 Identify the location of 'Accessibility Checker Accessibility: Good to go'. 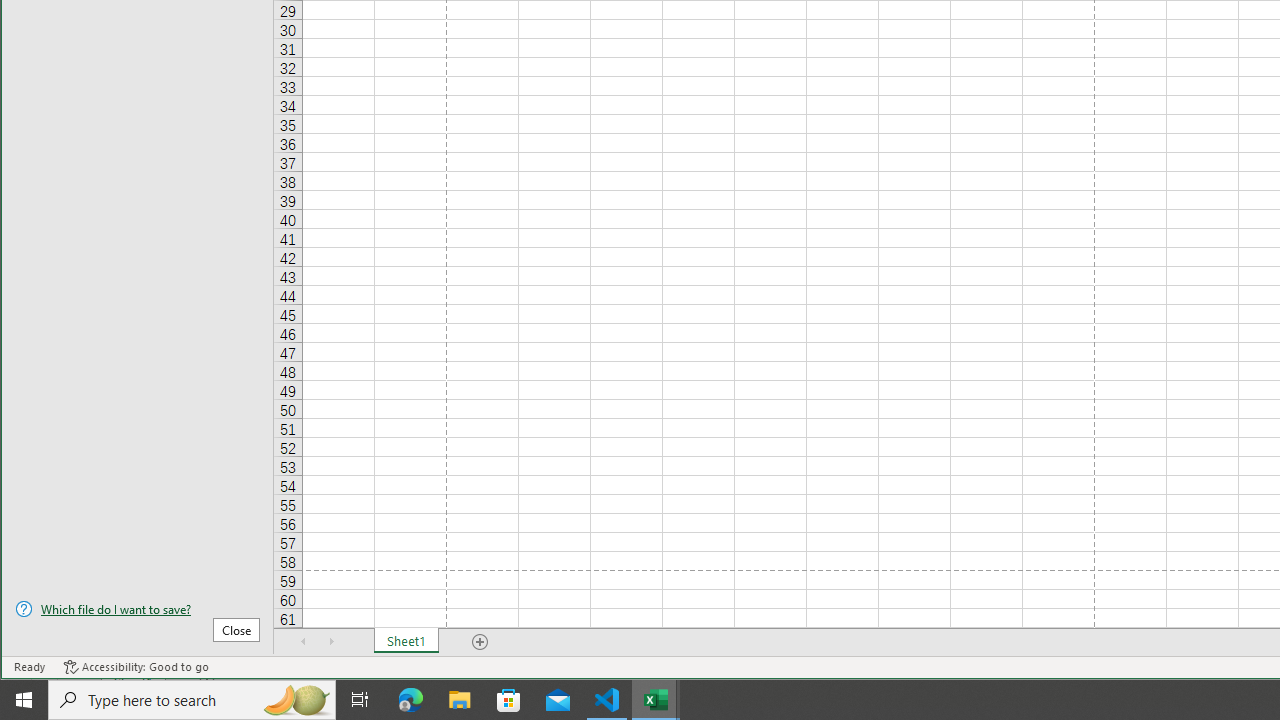
(135, 667).